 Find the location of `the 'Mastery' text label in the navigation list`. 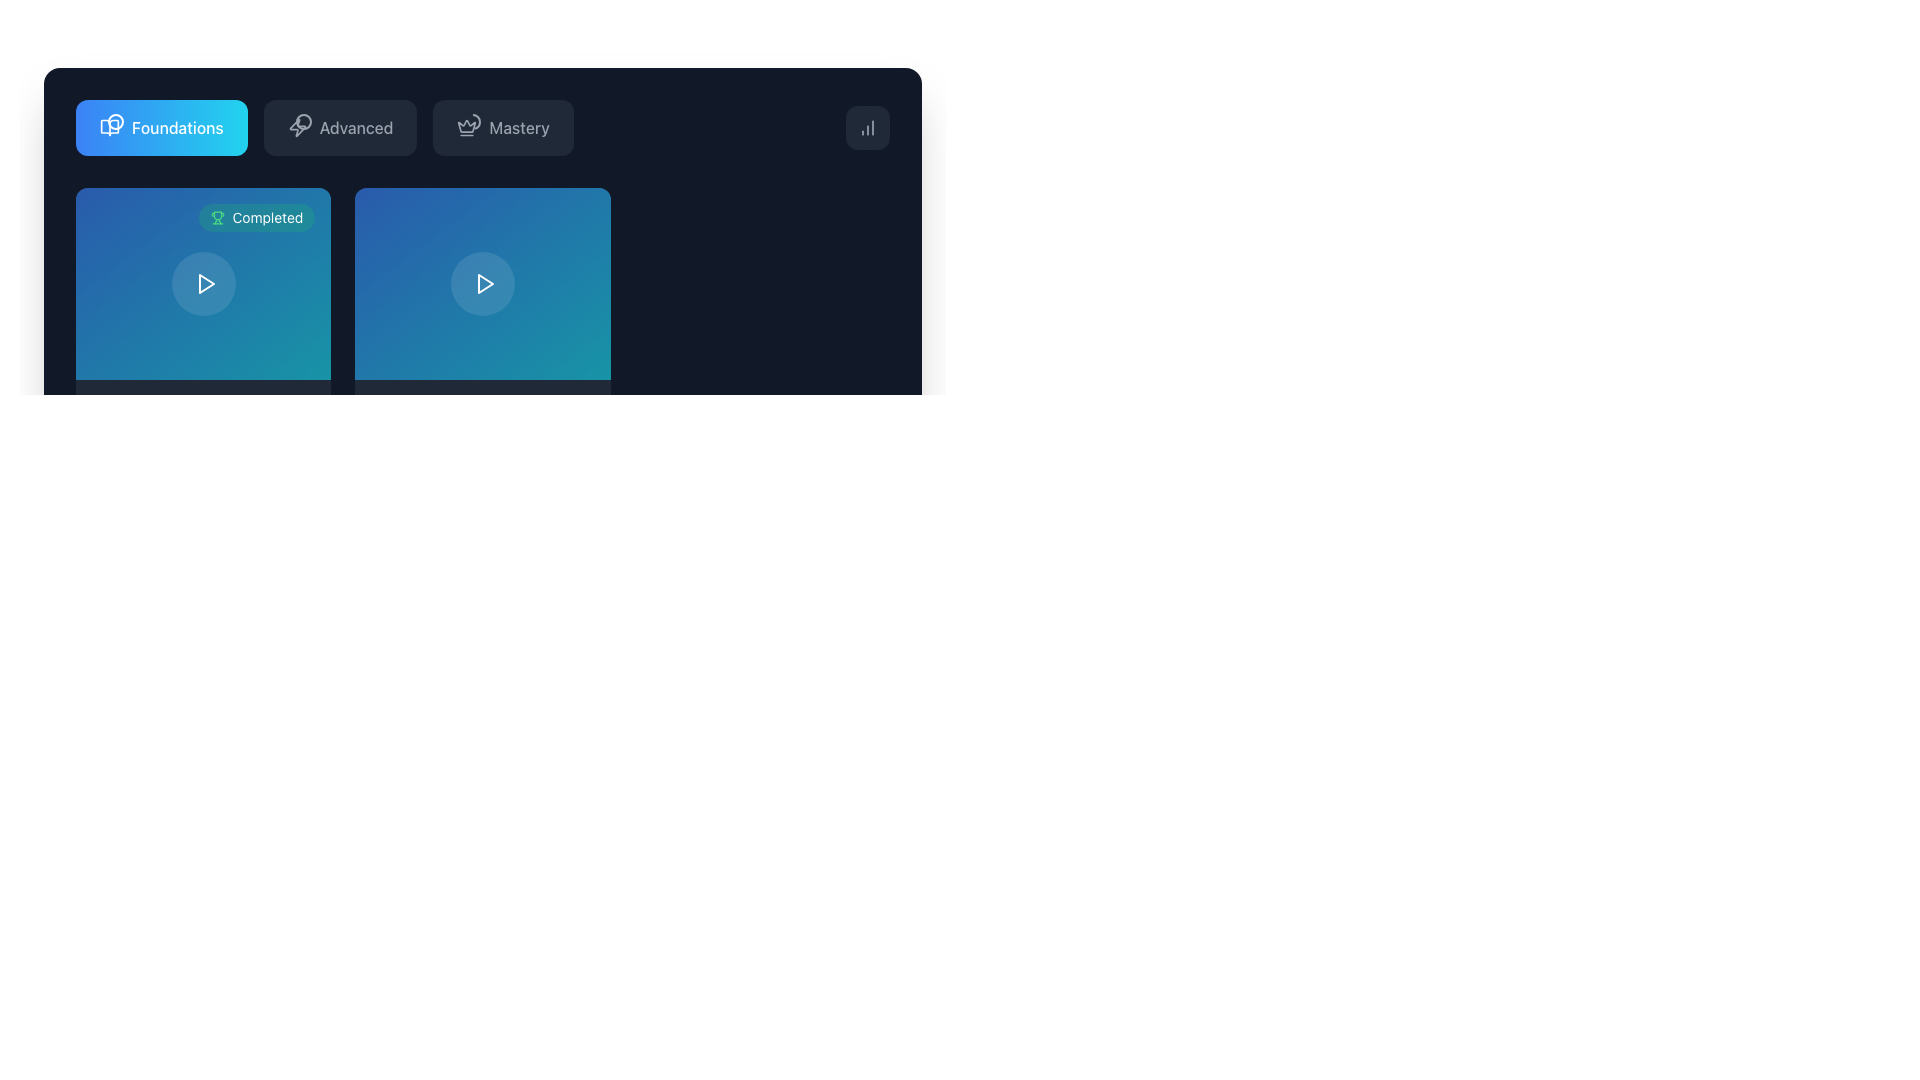

the 'Mastery' text label in the navigation list is located at coordinates (519, 127).